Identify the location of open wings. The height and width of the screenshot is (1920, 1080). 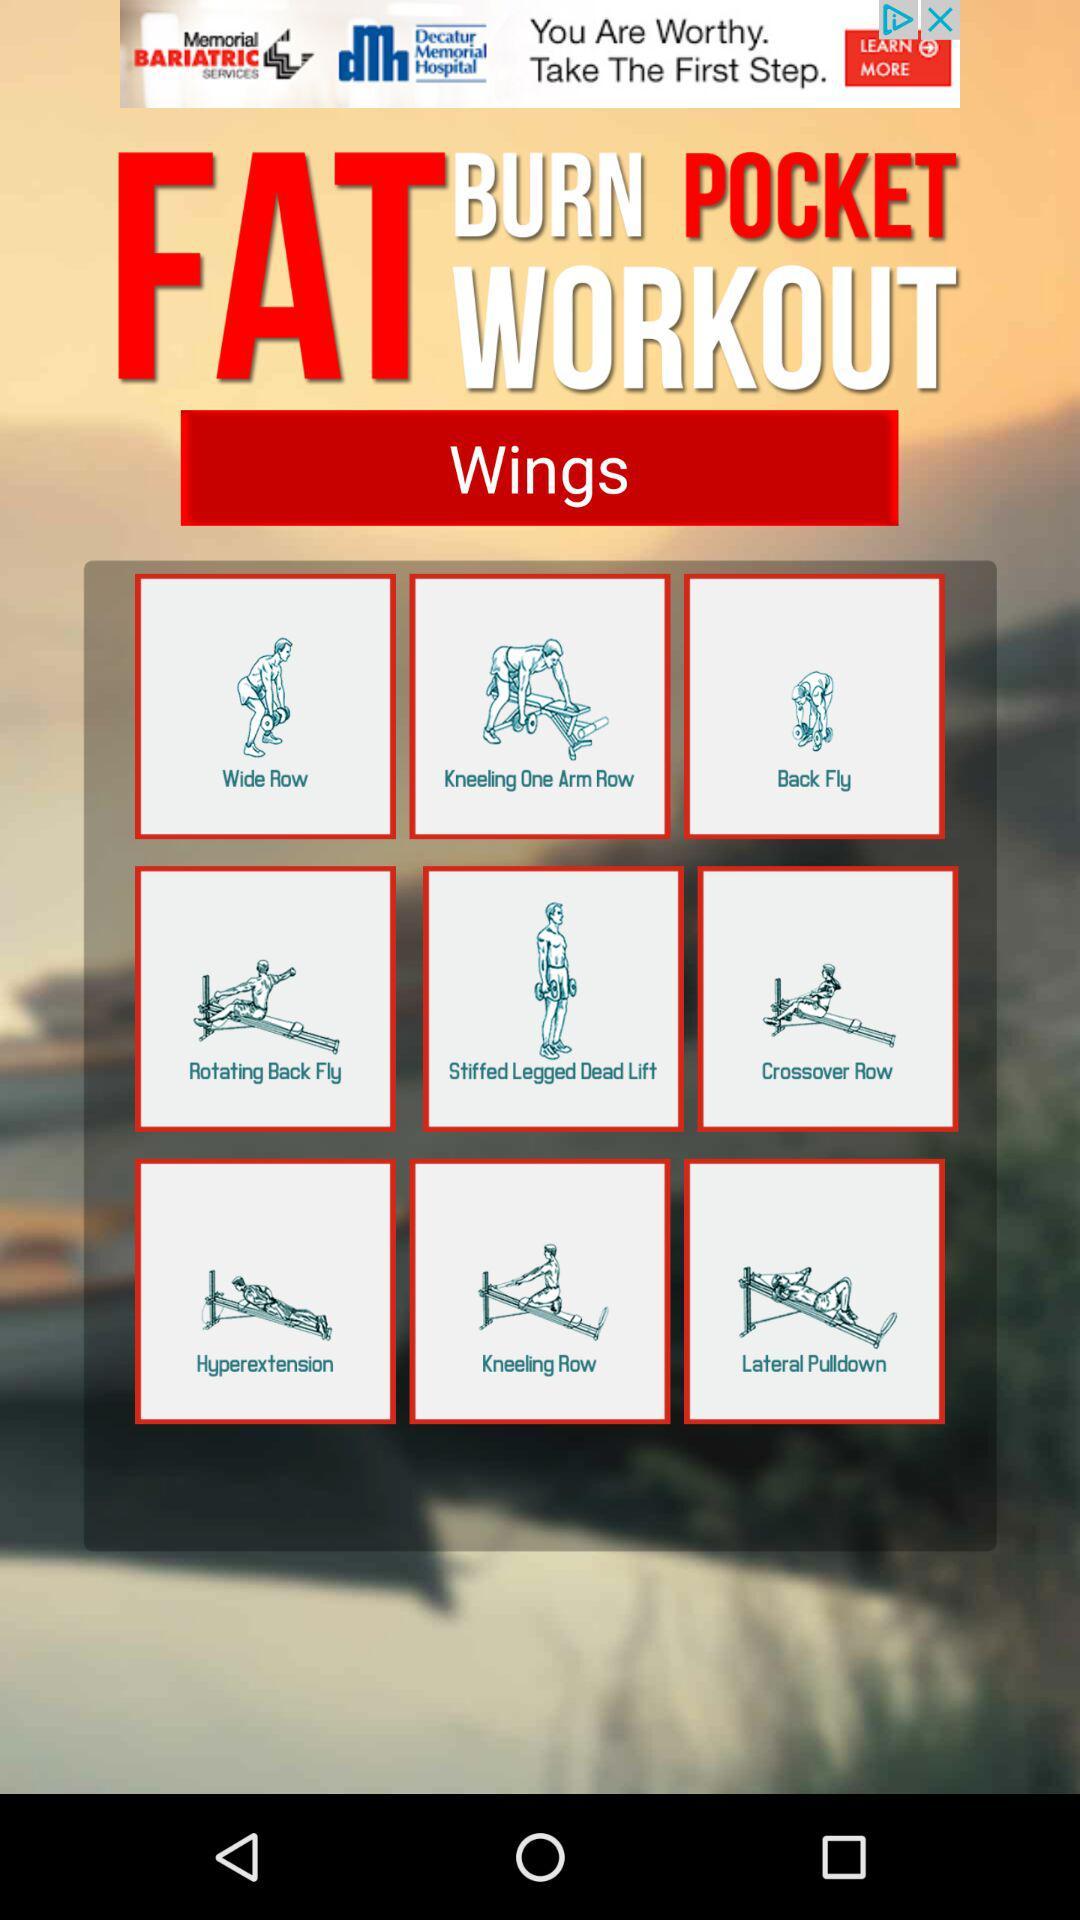
(538, 466).